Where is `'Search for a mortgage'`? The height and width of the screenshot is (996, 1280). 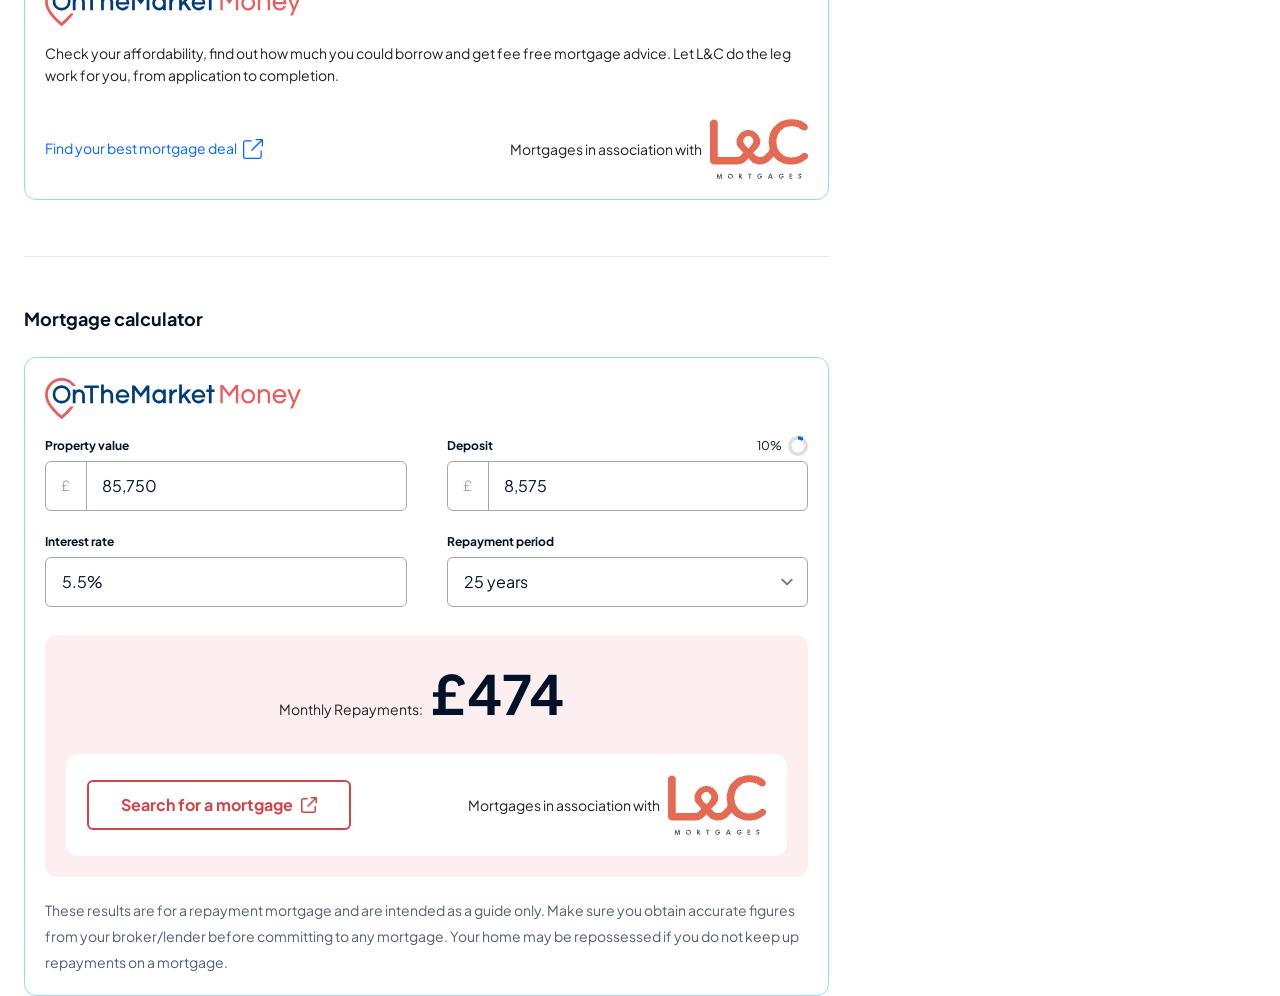 'Search for a mortgage' is located at coordinates (206, 802).